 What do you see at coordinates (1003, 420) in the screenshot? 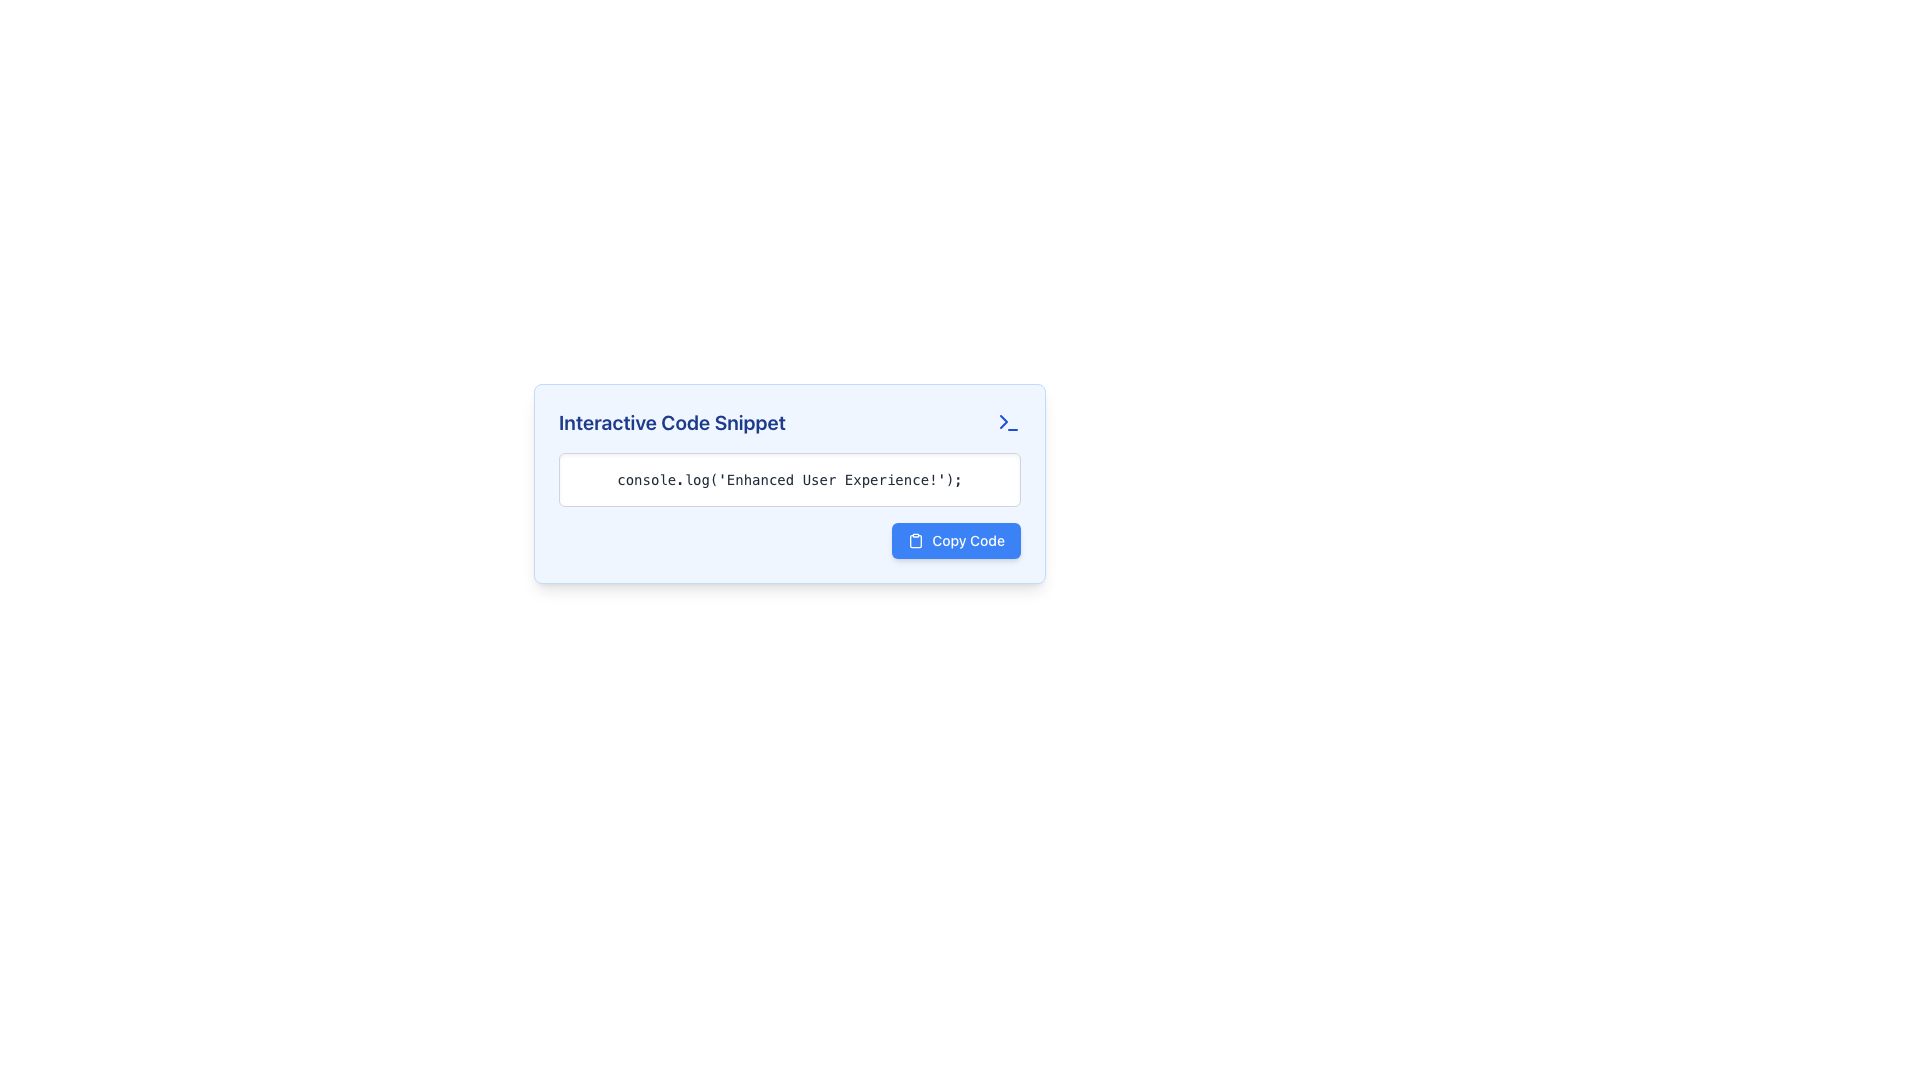
I see `the small triangular decorative icon resembling a 'greater than' symbol ('>') in the terminal-style graphic element located in the center-right region of the UI` at bounding box center [1003, 420].